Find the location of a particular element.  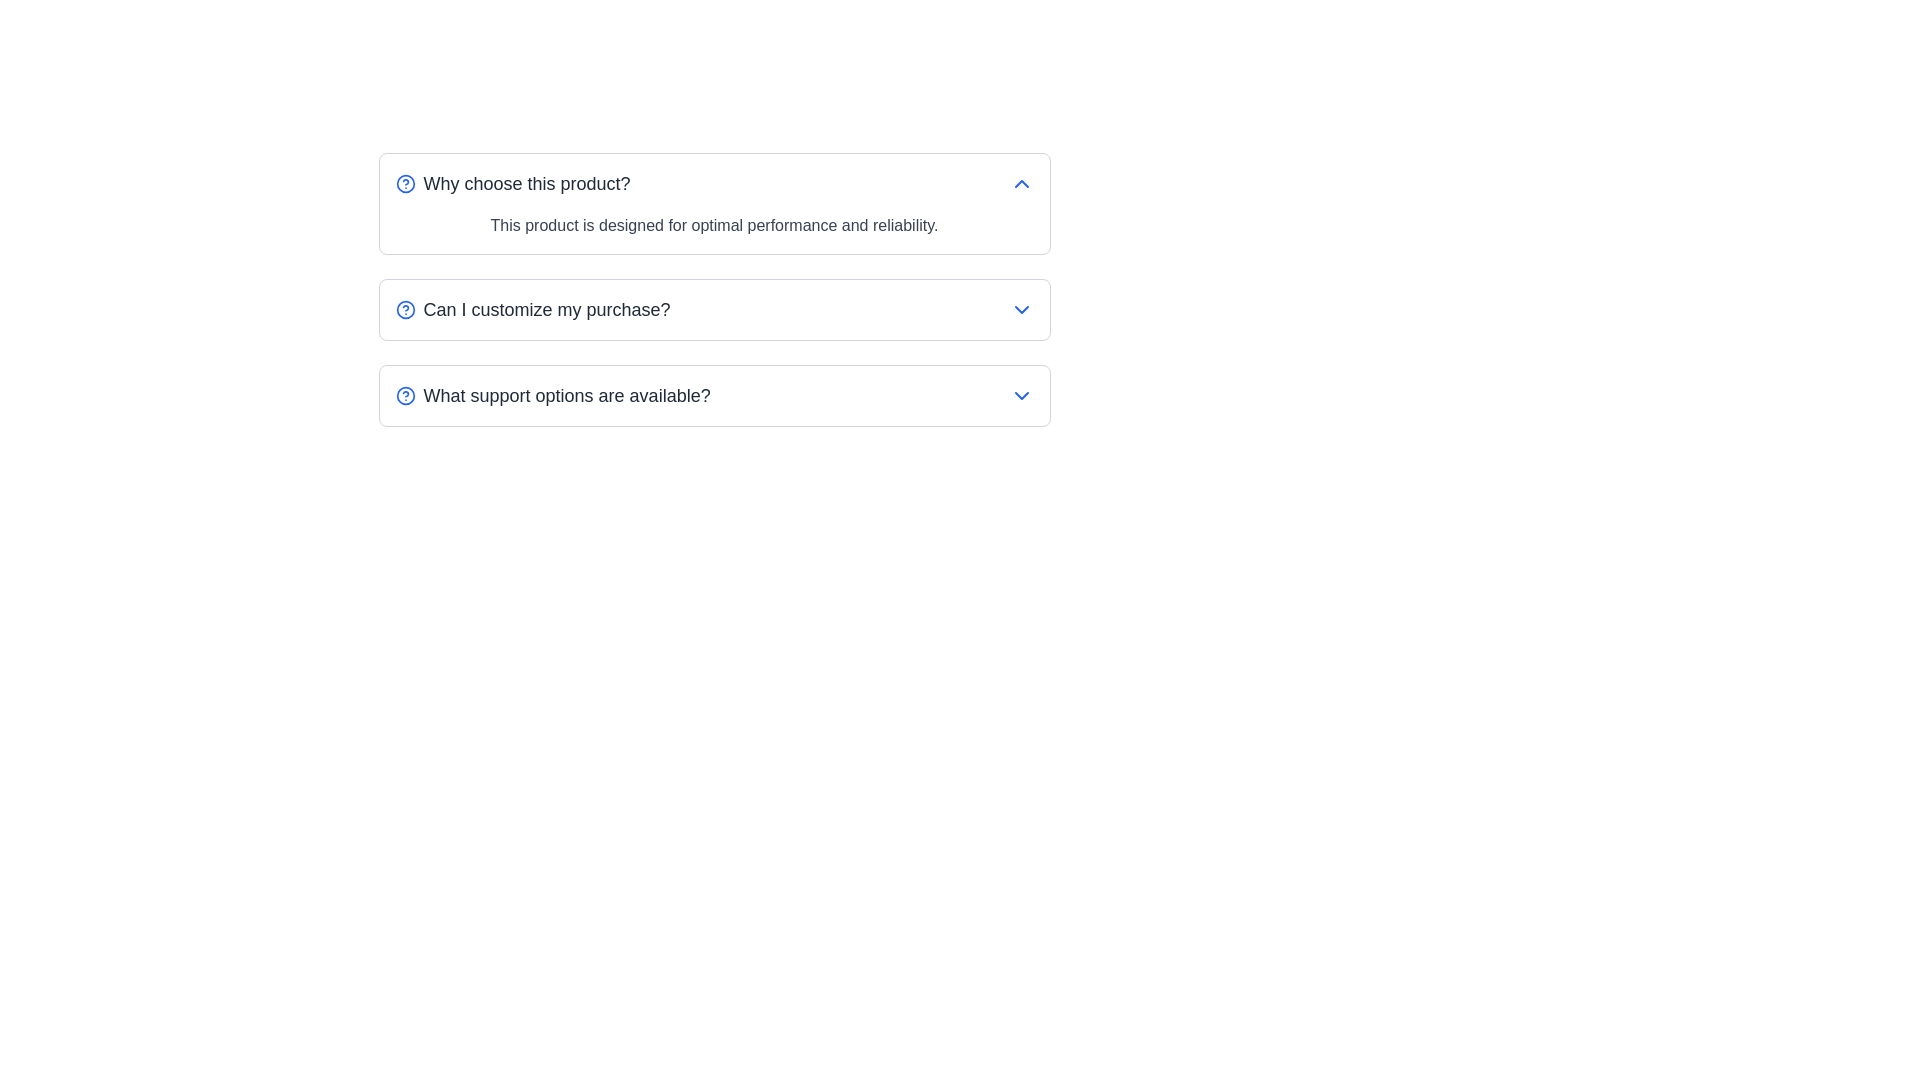

the small circular icon with a blue outline and a question mark, located to the left of the text 'Can I customize my purchase?' is located at coordinates (404, 309).